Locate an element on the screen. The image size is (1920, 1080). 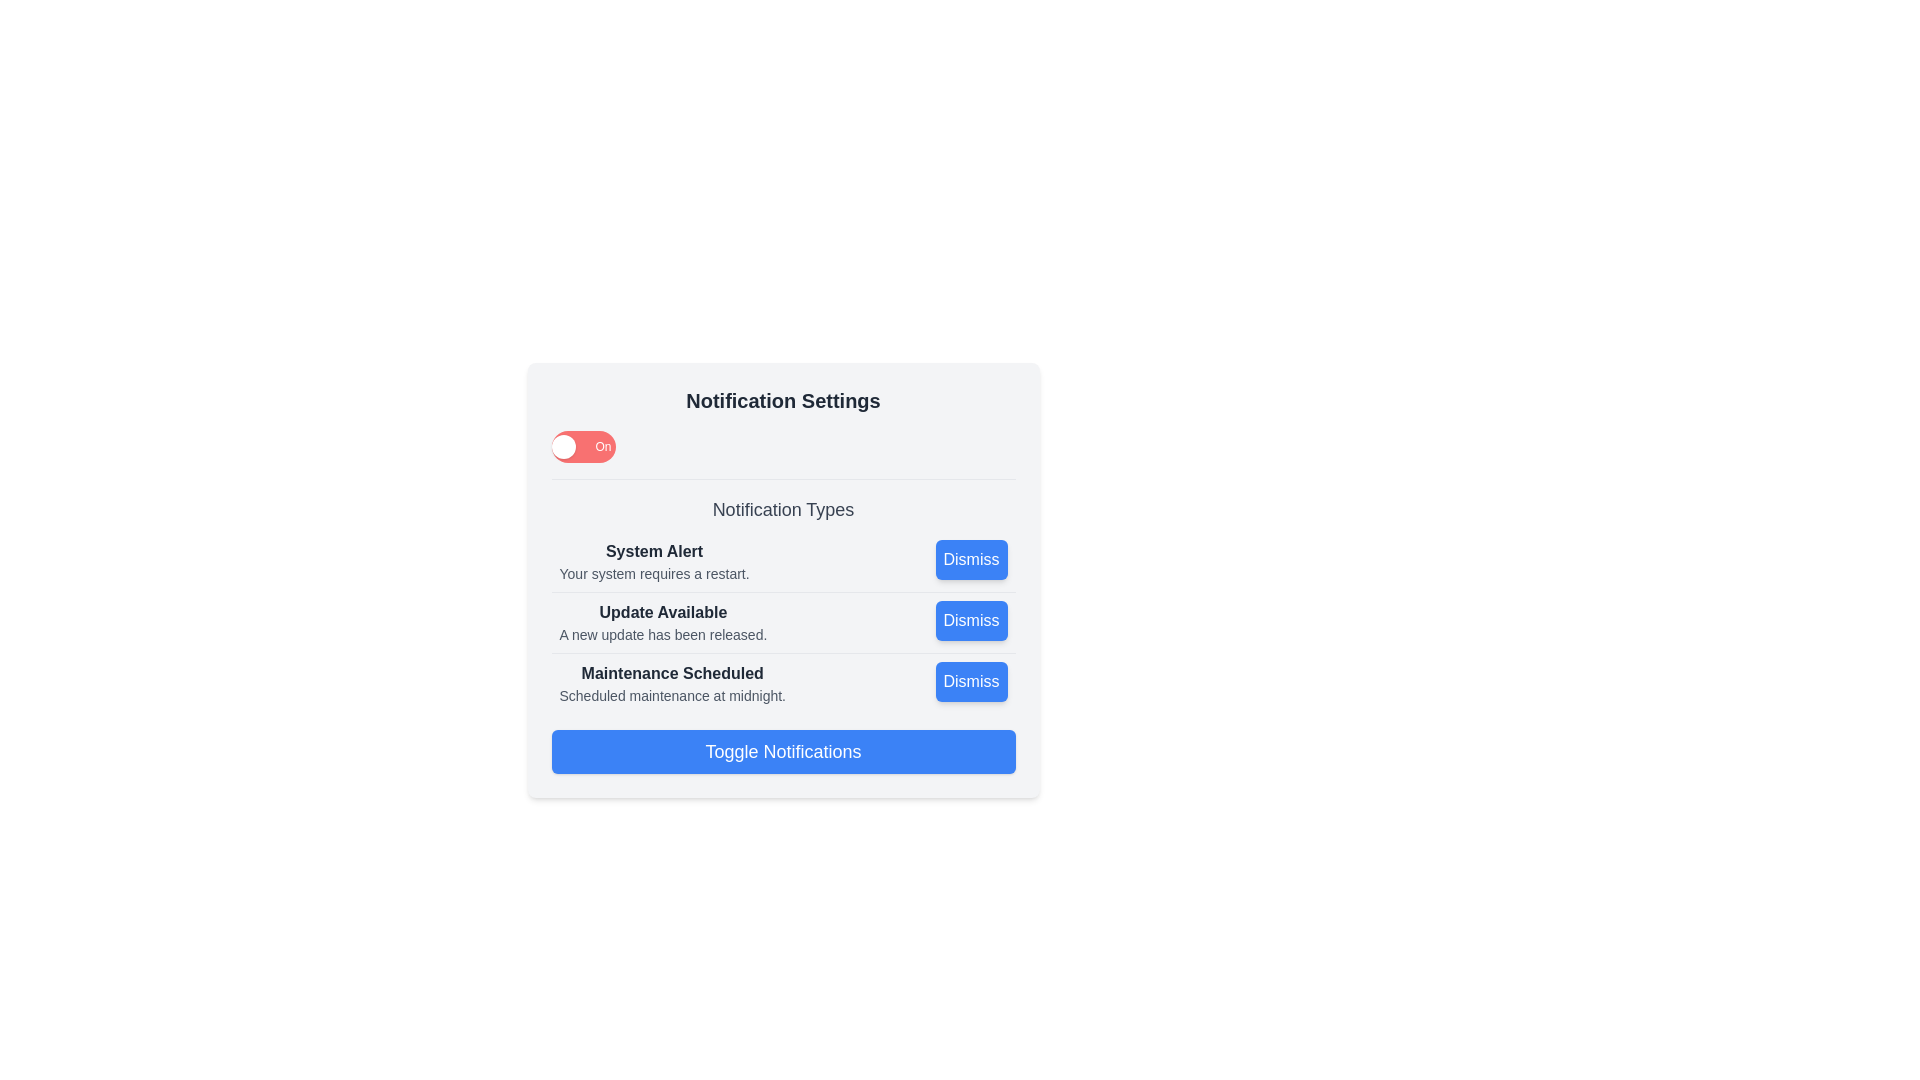
the text label displaying 'Update Available', which is bold and dark gray, located in the notification panel is located at coordinates (663, 612).